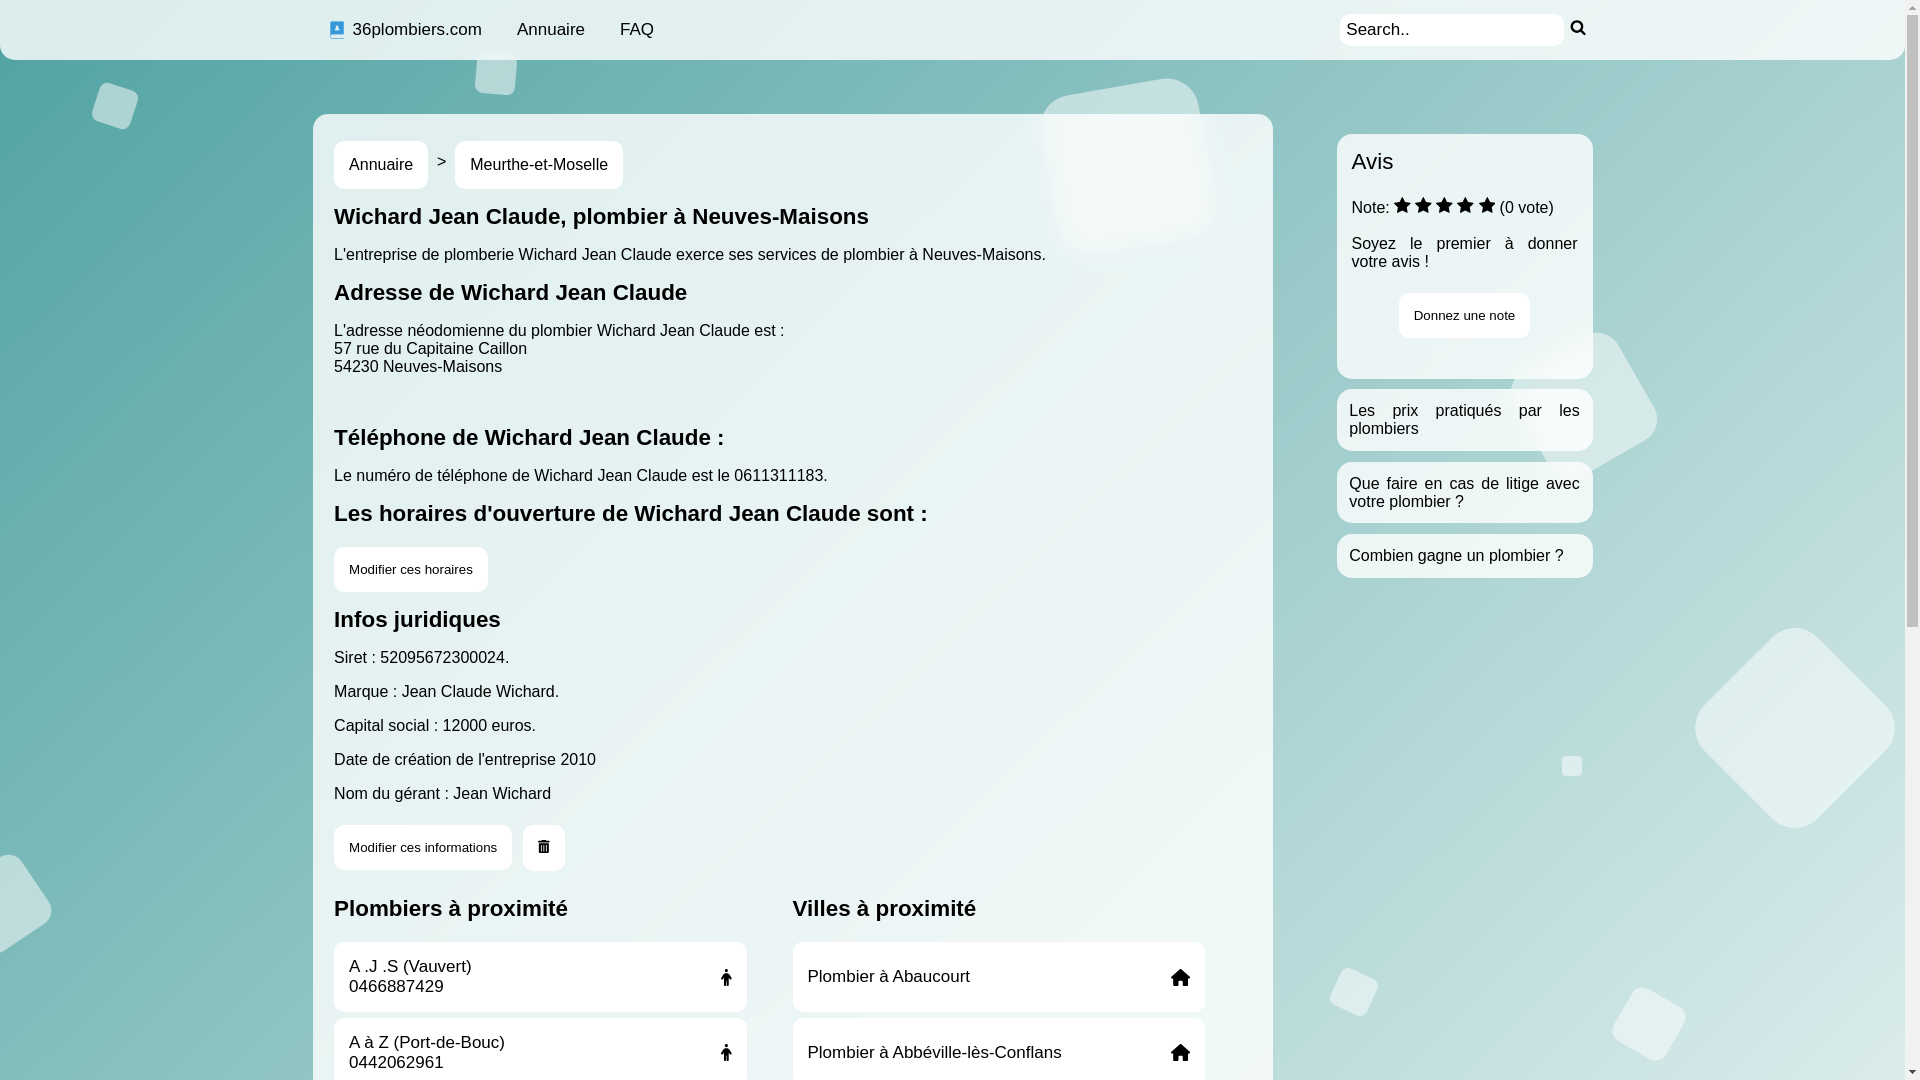  What do you see at coordinates (538, 164) in the screenshot?
I see `'Meurthe-et-Moselle'` at bounding box center [538, 164].